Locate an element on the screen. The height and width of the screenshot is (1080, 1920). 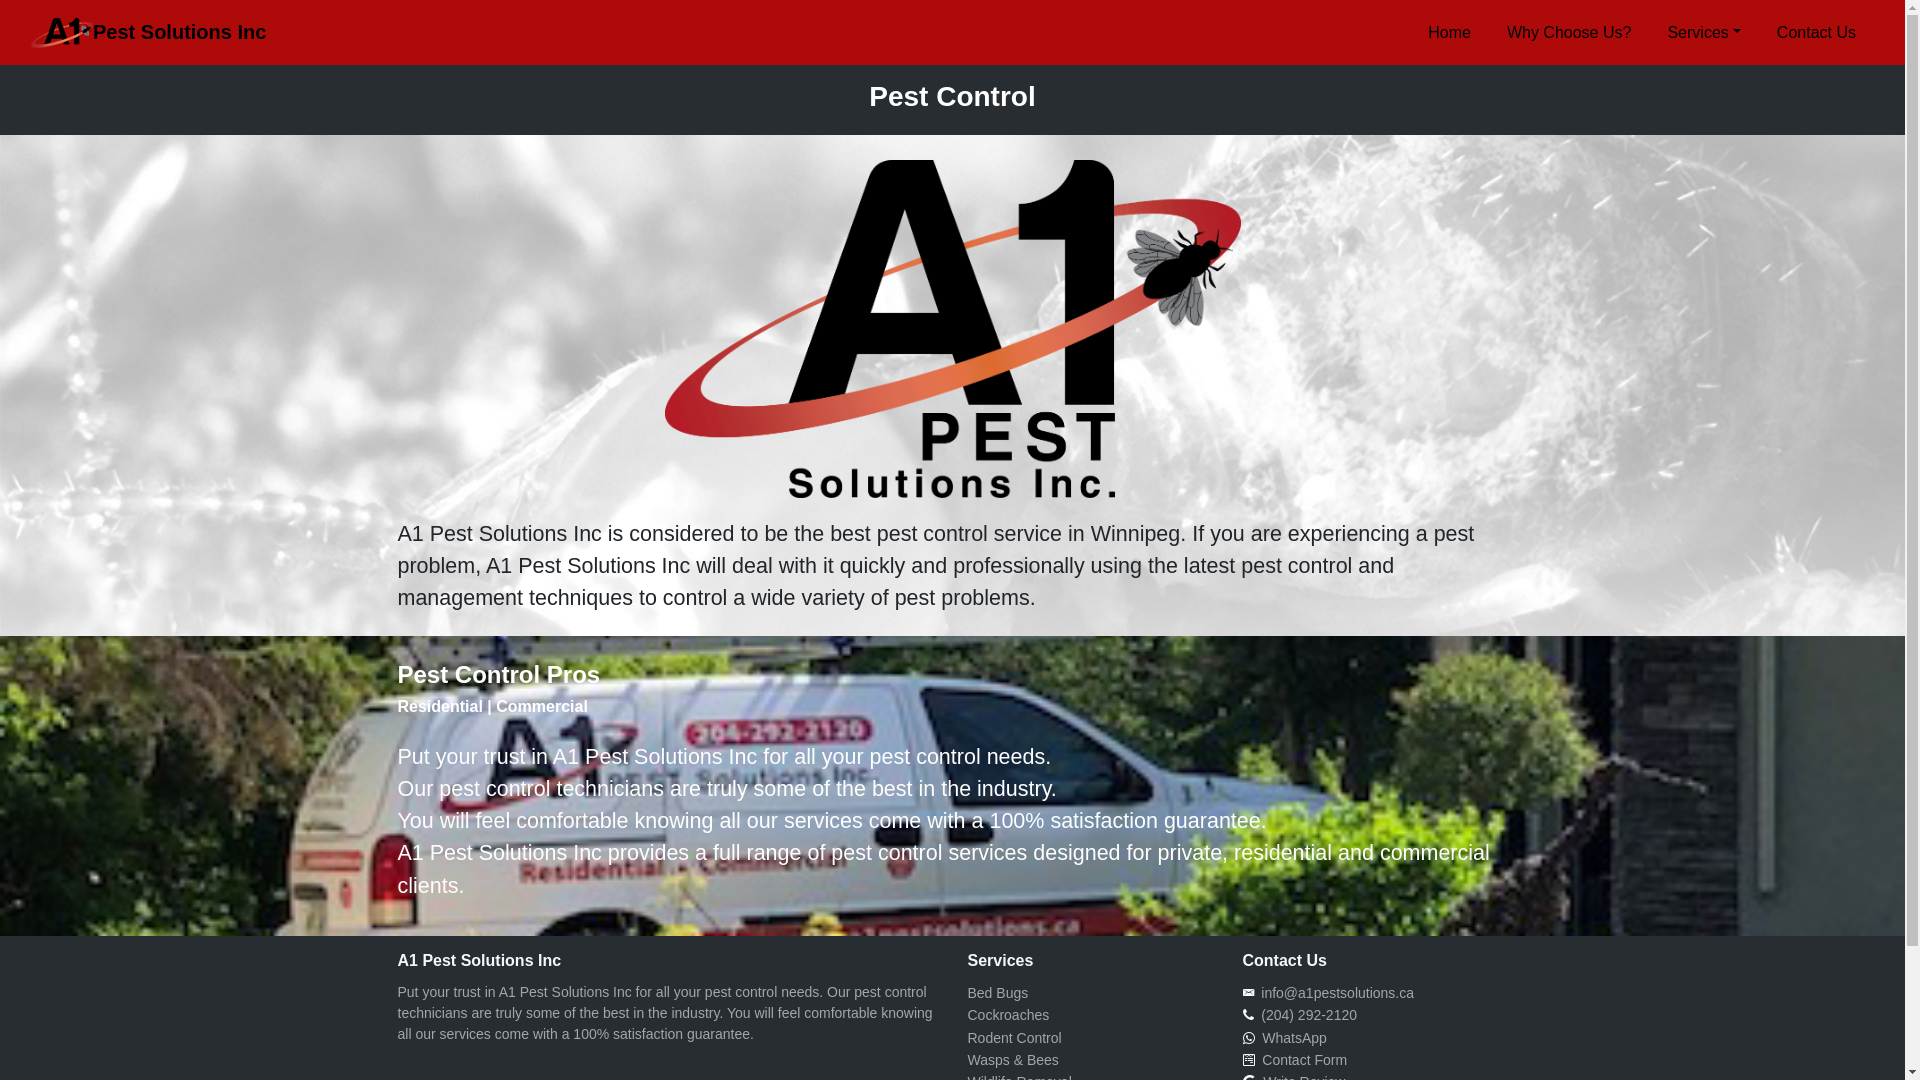
'  (204) 292-2120' is located at coordinates (1305, 1014).